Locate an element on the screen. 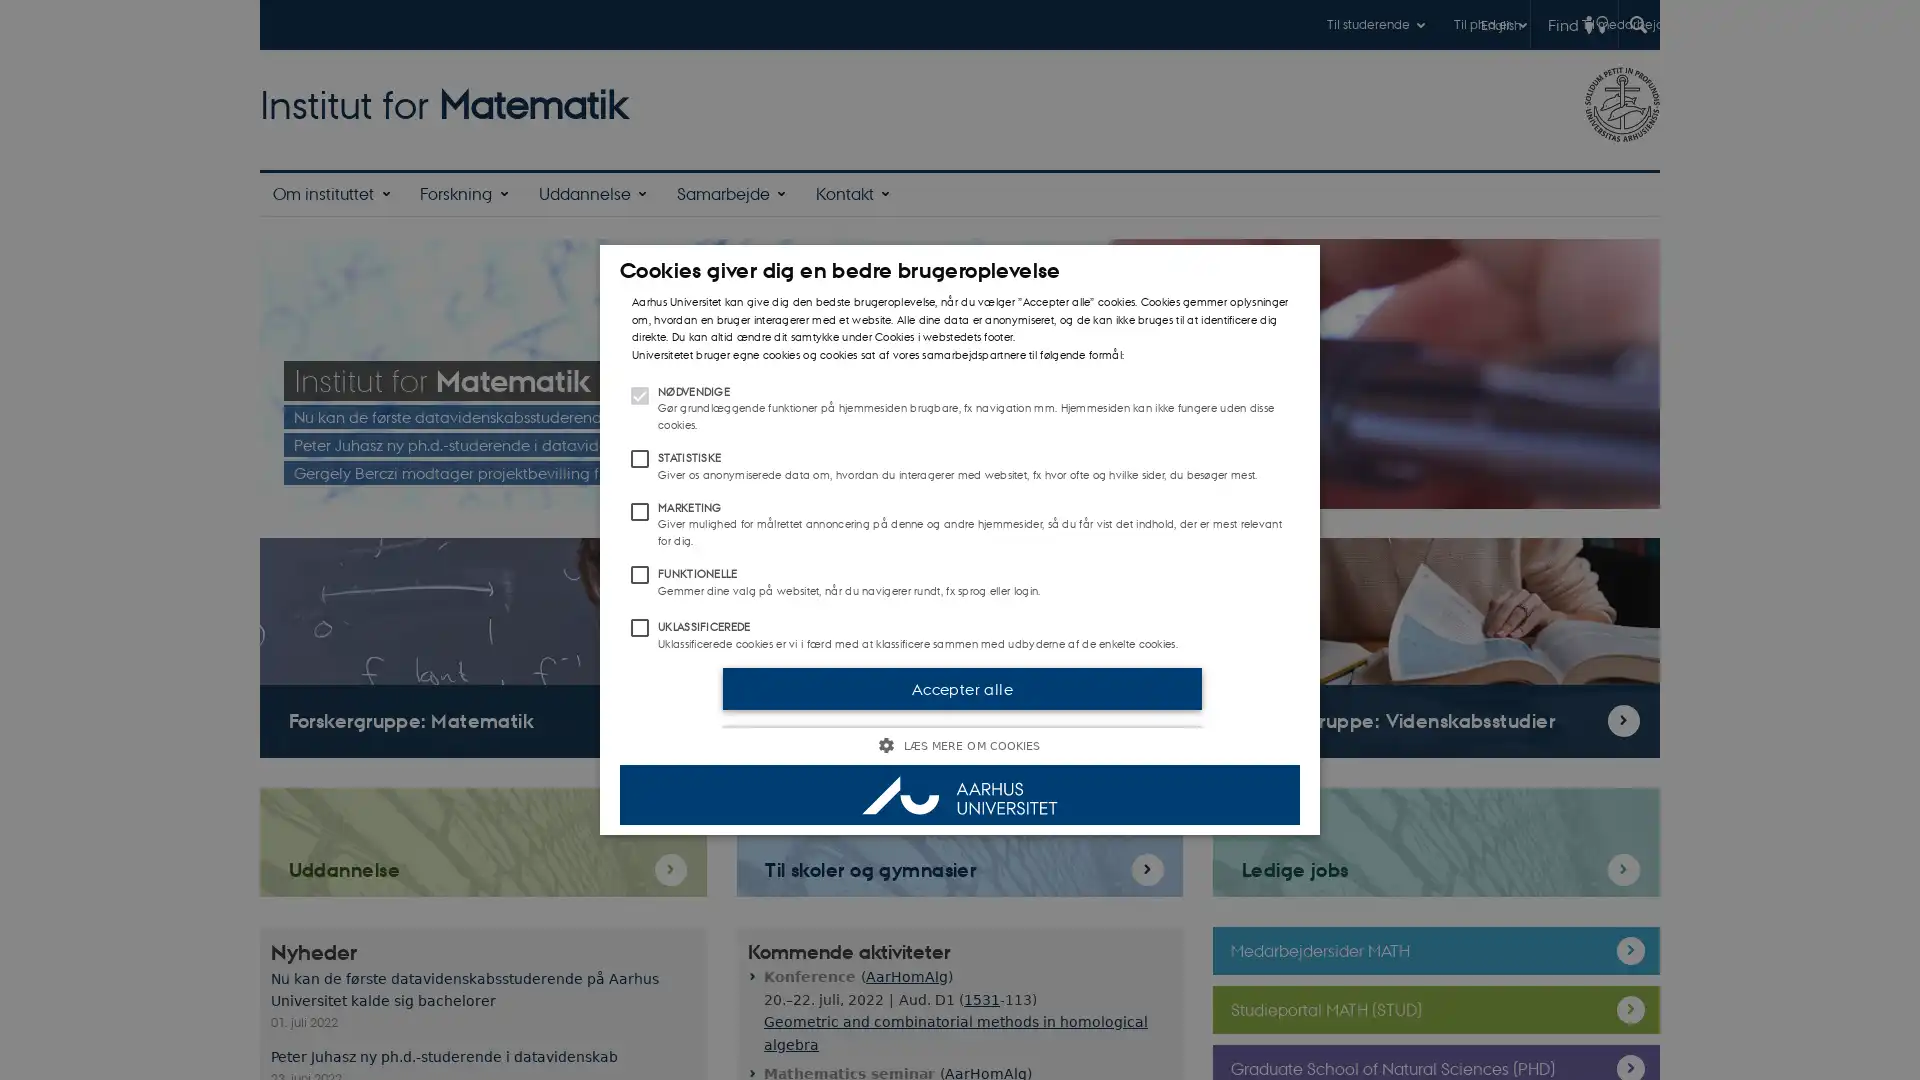 This screenshot has height=1080, width=1920. Accepter alle is located at coordinates (1126, 686).